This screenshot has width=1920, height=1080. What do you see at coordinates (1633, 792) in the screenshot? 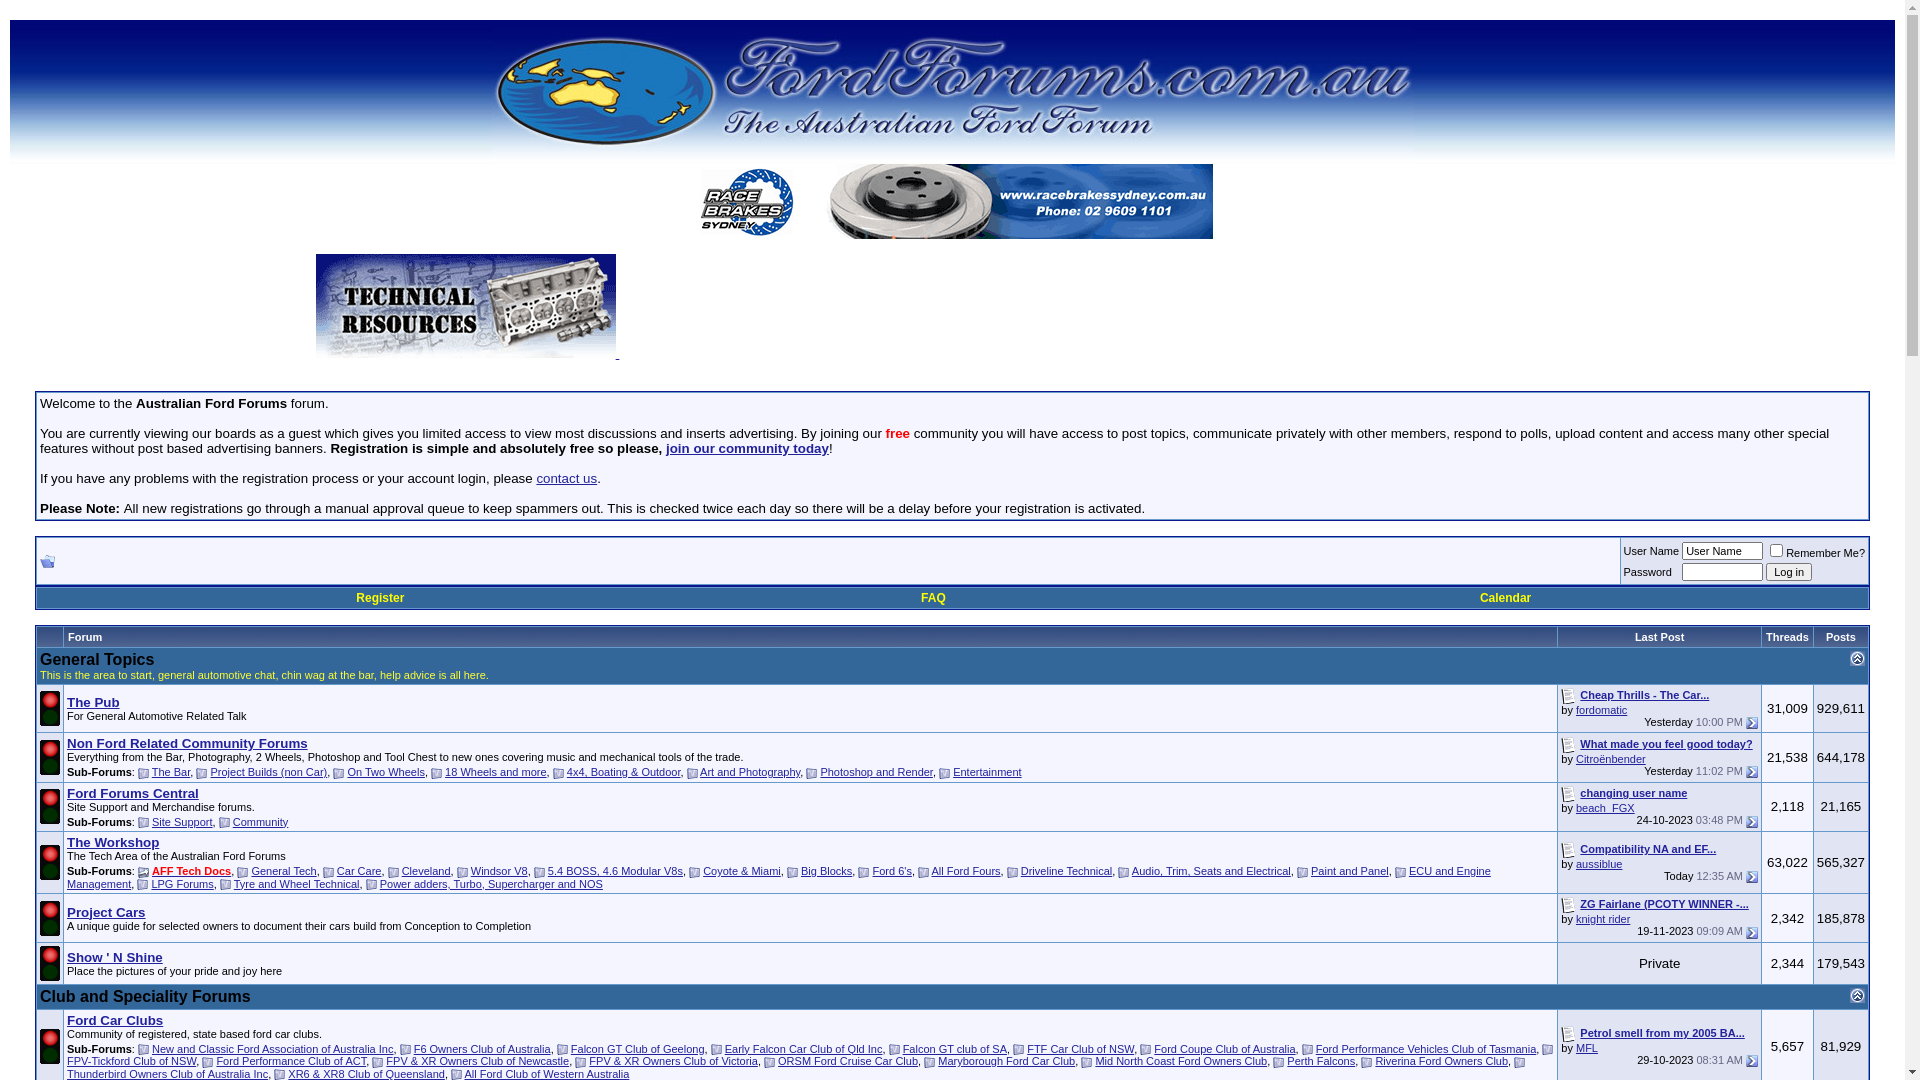
I see `'changing user name'` at bounding box center [1633, 792].